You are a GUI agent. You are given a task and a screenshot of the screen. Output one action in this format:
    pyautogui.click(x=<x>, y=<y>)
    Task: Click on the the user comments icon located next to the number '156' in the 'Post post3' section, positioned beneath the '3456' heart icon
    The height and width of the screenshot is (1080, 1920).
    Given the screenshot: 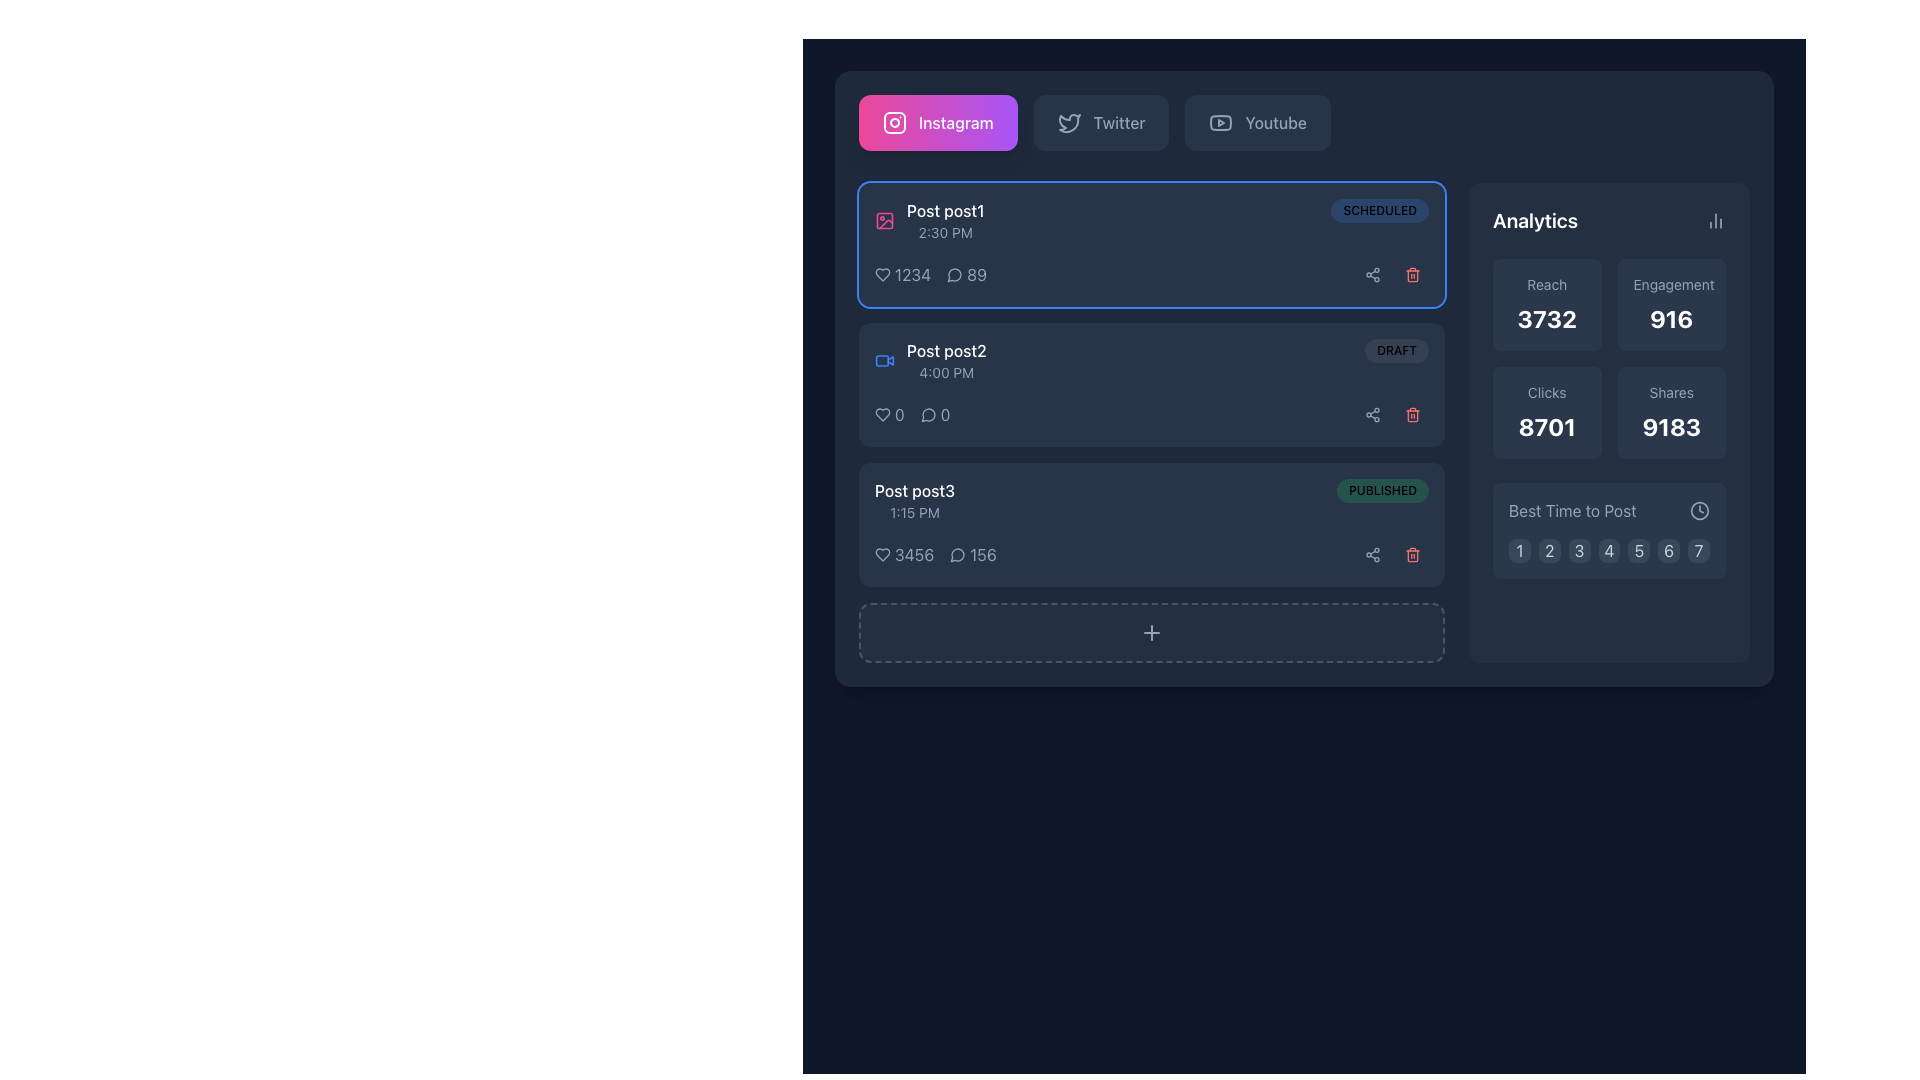 What is the action you would take?
    pyautogui.click(x=957, y=555)
    